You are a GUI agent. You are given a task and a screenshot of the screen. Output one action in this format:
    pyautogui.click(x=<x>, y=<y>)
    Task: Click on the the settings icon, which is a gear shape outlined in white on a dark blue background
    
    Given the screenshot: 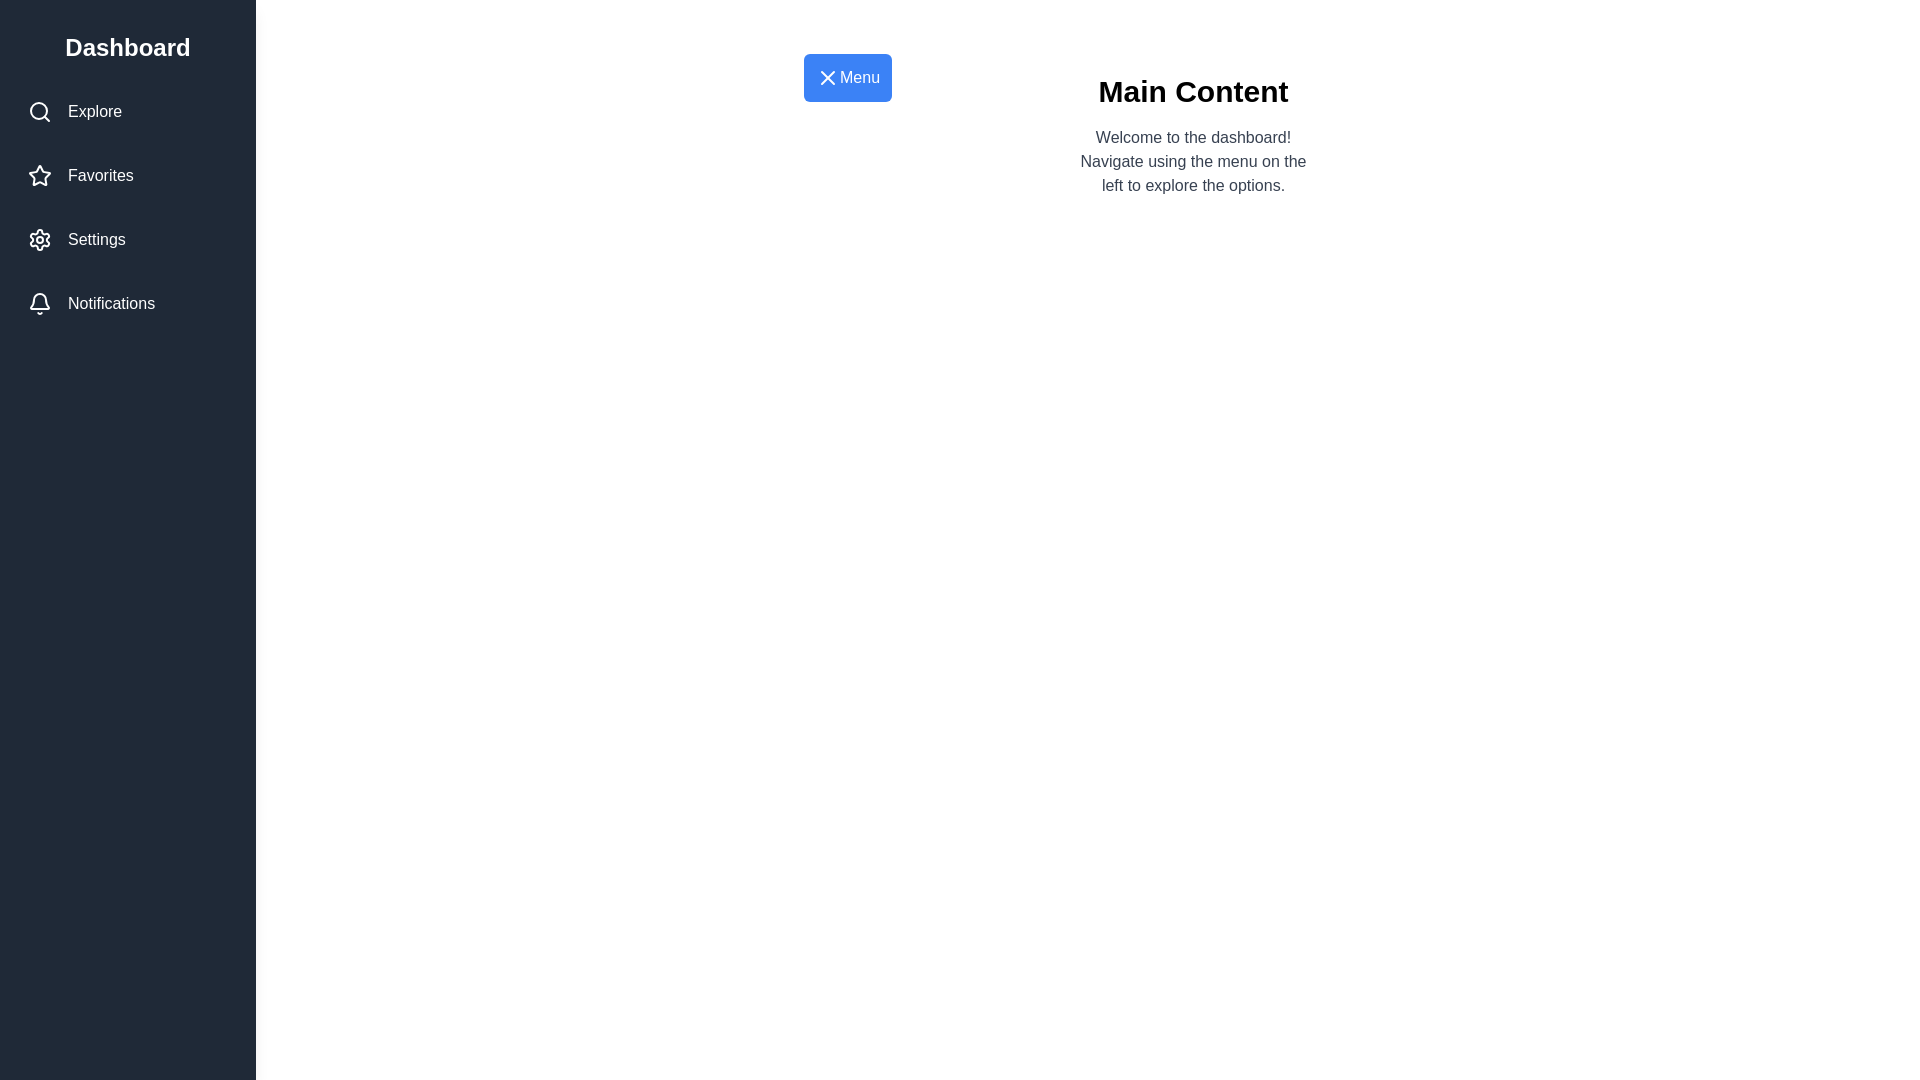 What is the action you would take?
    pyautogui.click(x=39, y=238)
    